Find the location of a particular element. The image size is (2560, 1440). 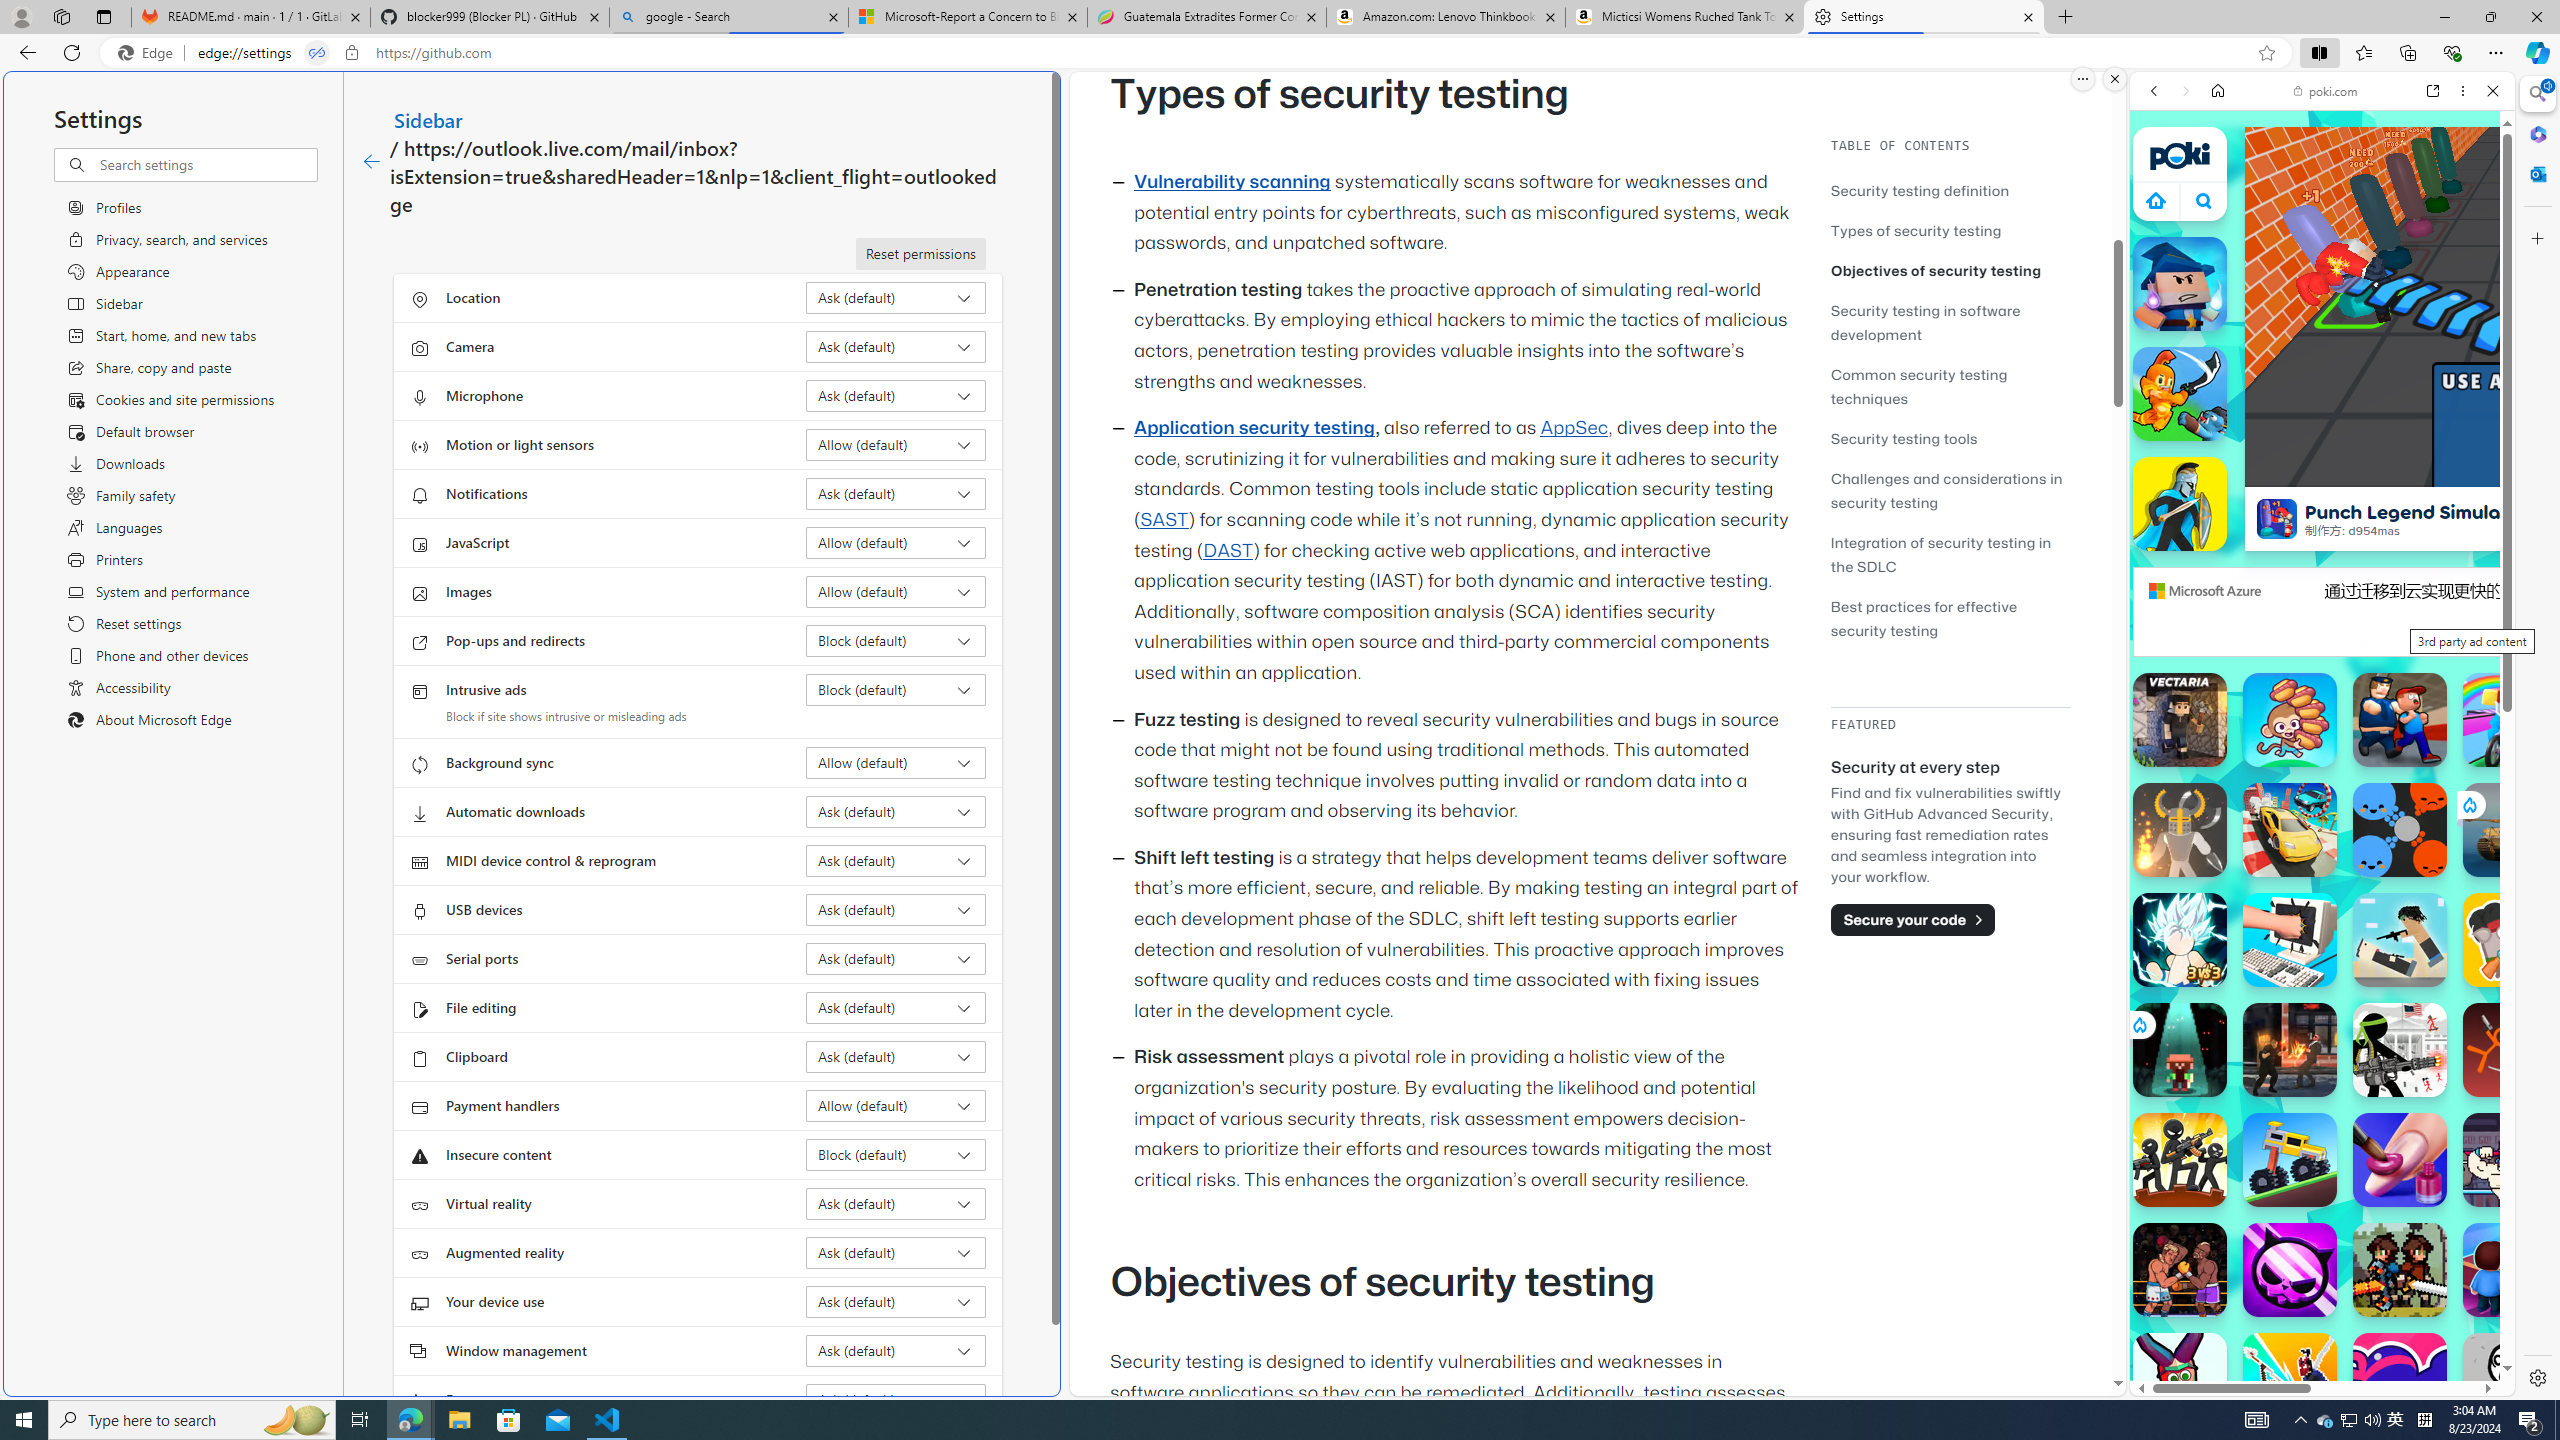

'Crazy Cars' is located at coordinates (2496, 1010).